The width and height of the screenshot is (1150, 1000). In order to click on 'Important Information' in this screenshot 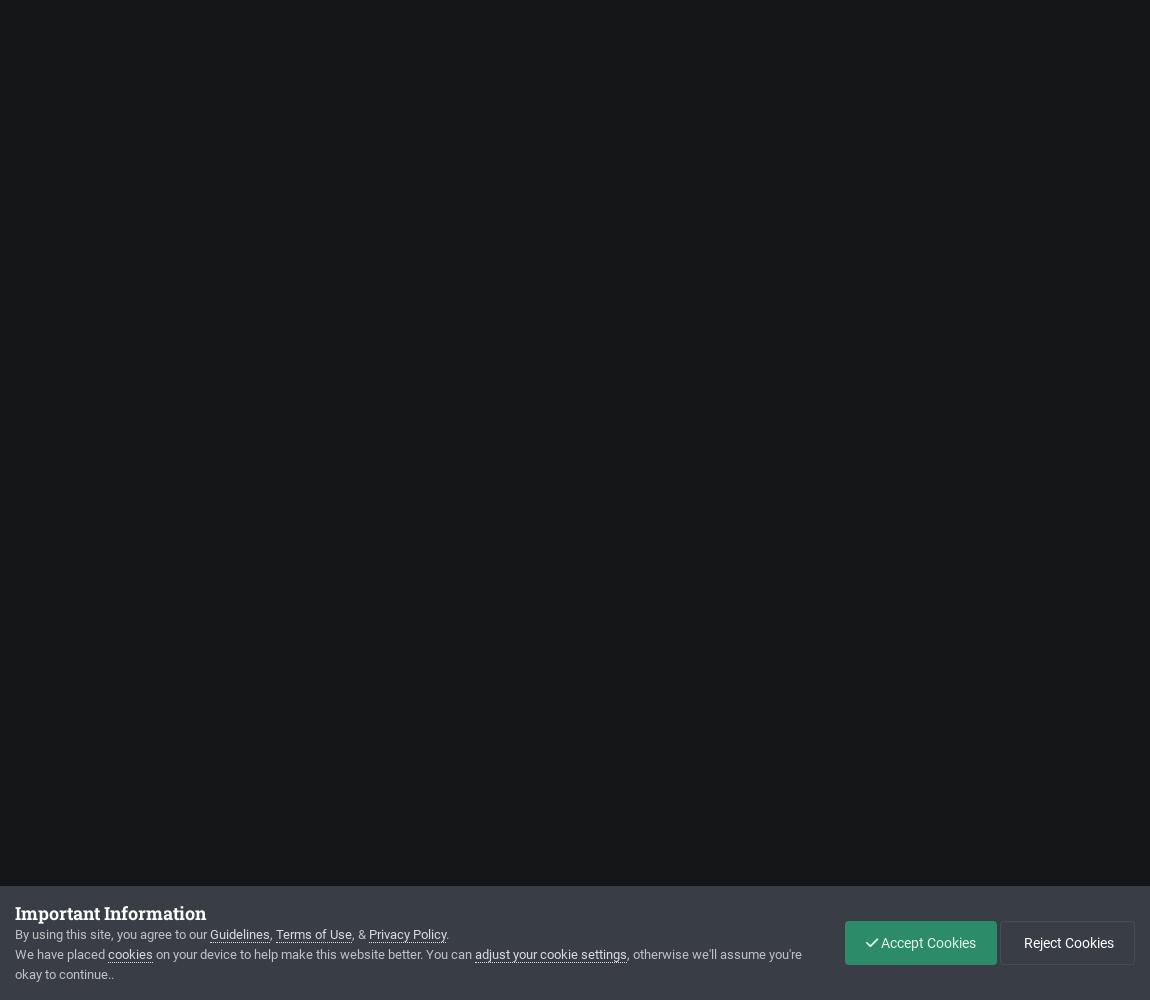, I will do `click(109, 912)`.